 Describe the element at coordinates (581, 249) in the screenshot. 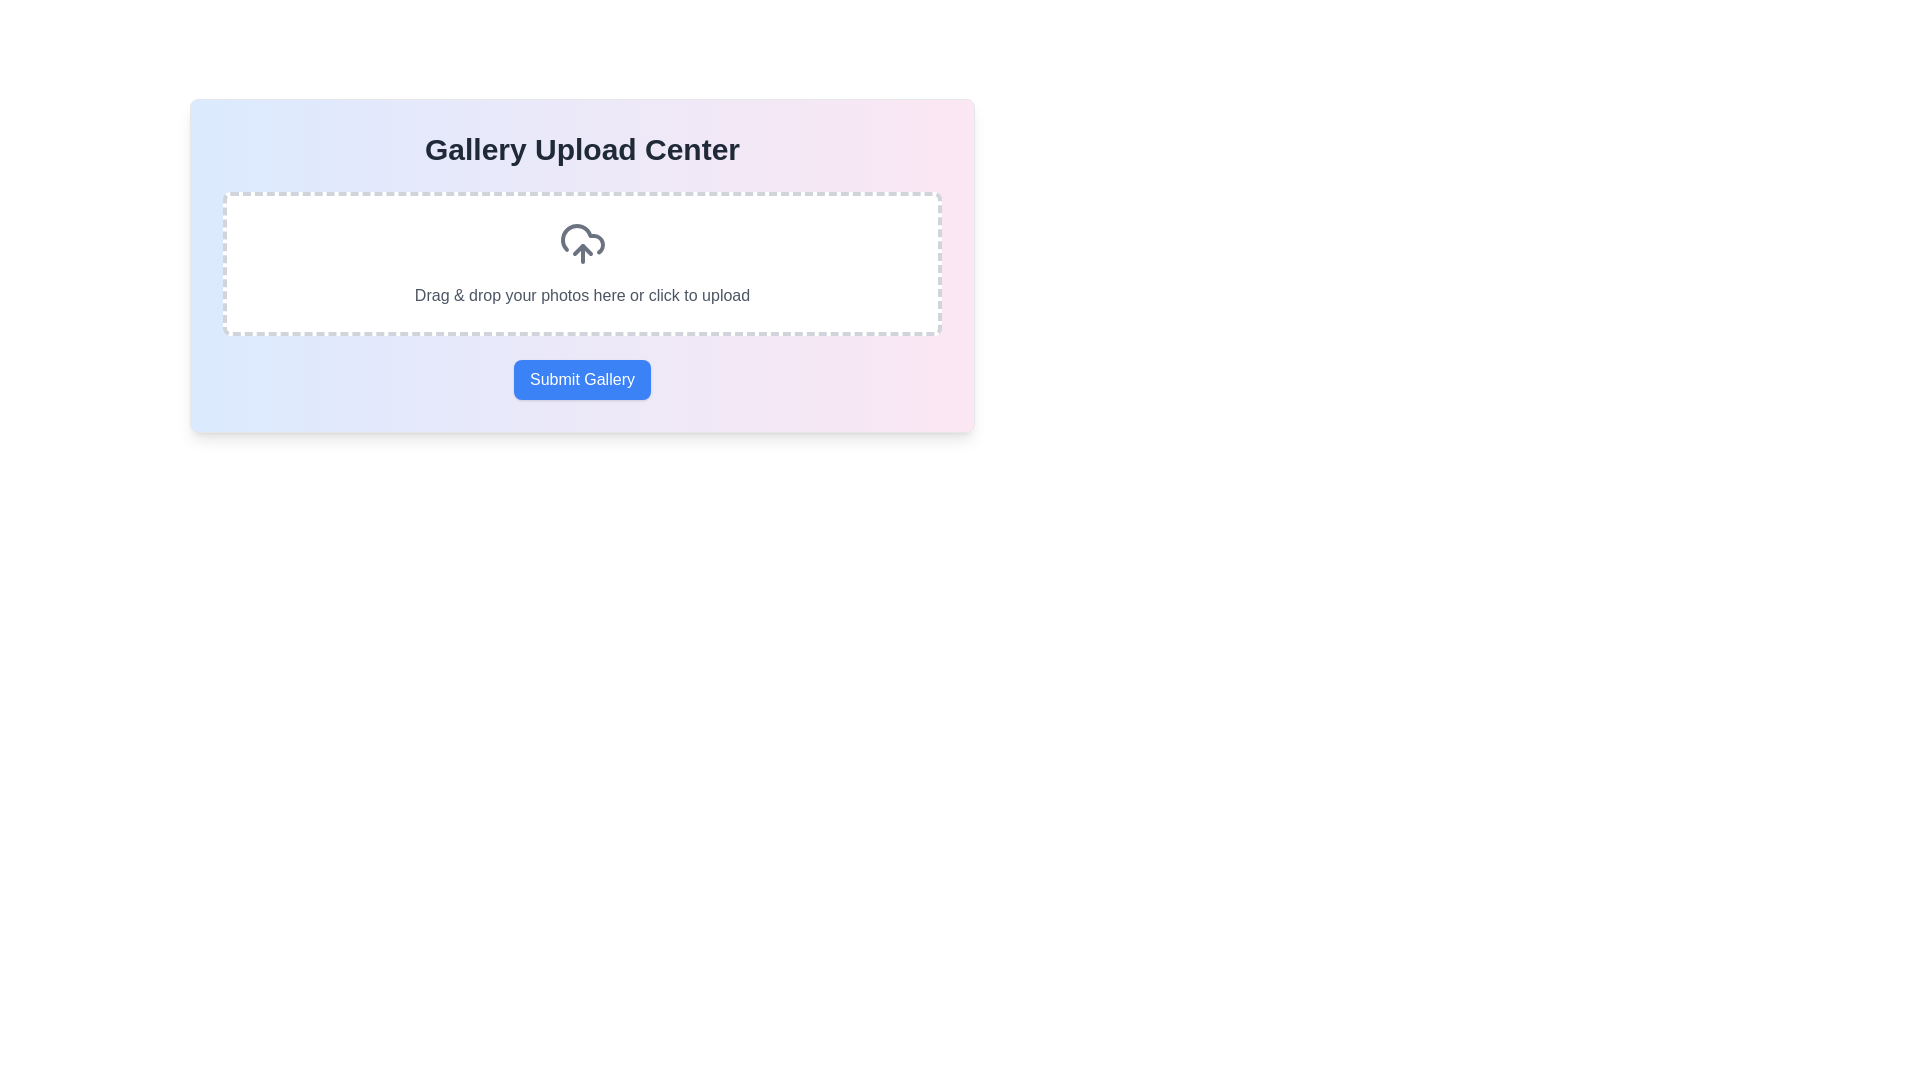

I see `the symmetric triangular icon resembling an upward arrow at the center of the cloud upload graphic, located under the text 'Gallery Upload Center'` at that location.